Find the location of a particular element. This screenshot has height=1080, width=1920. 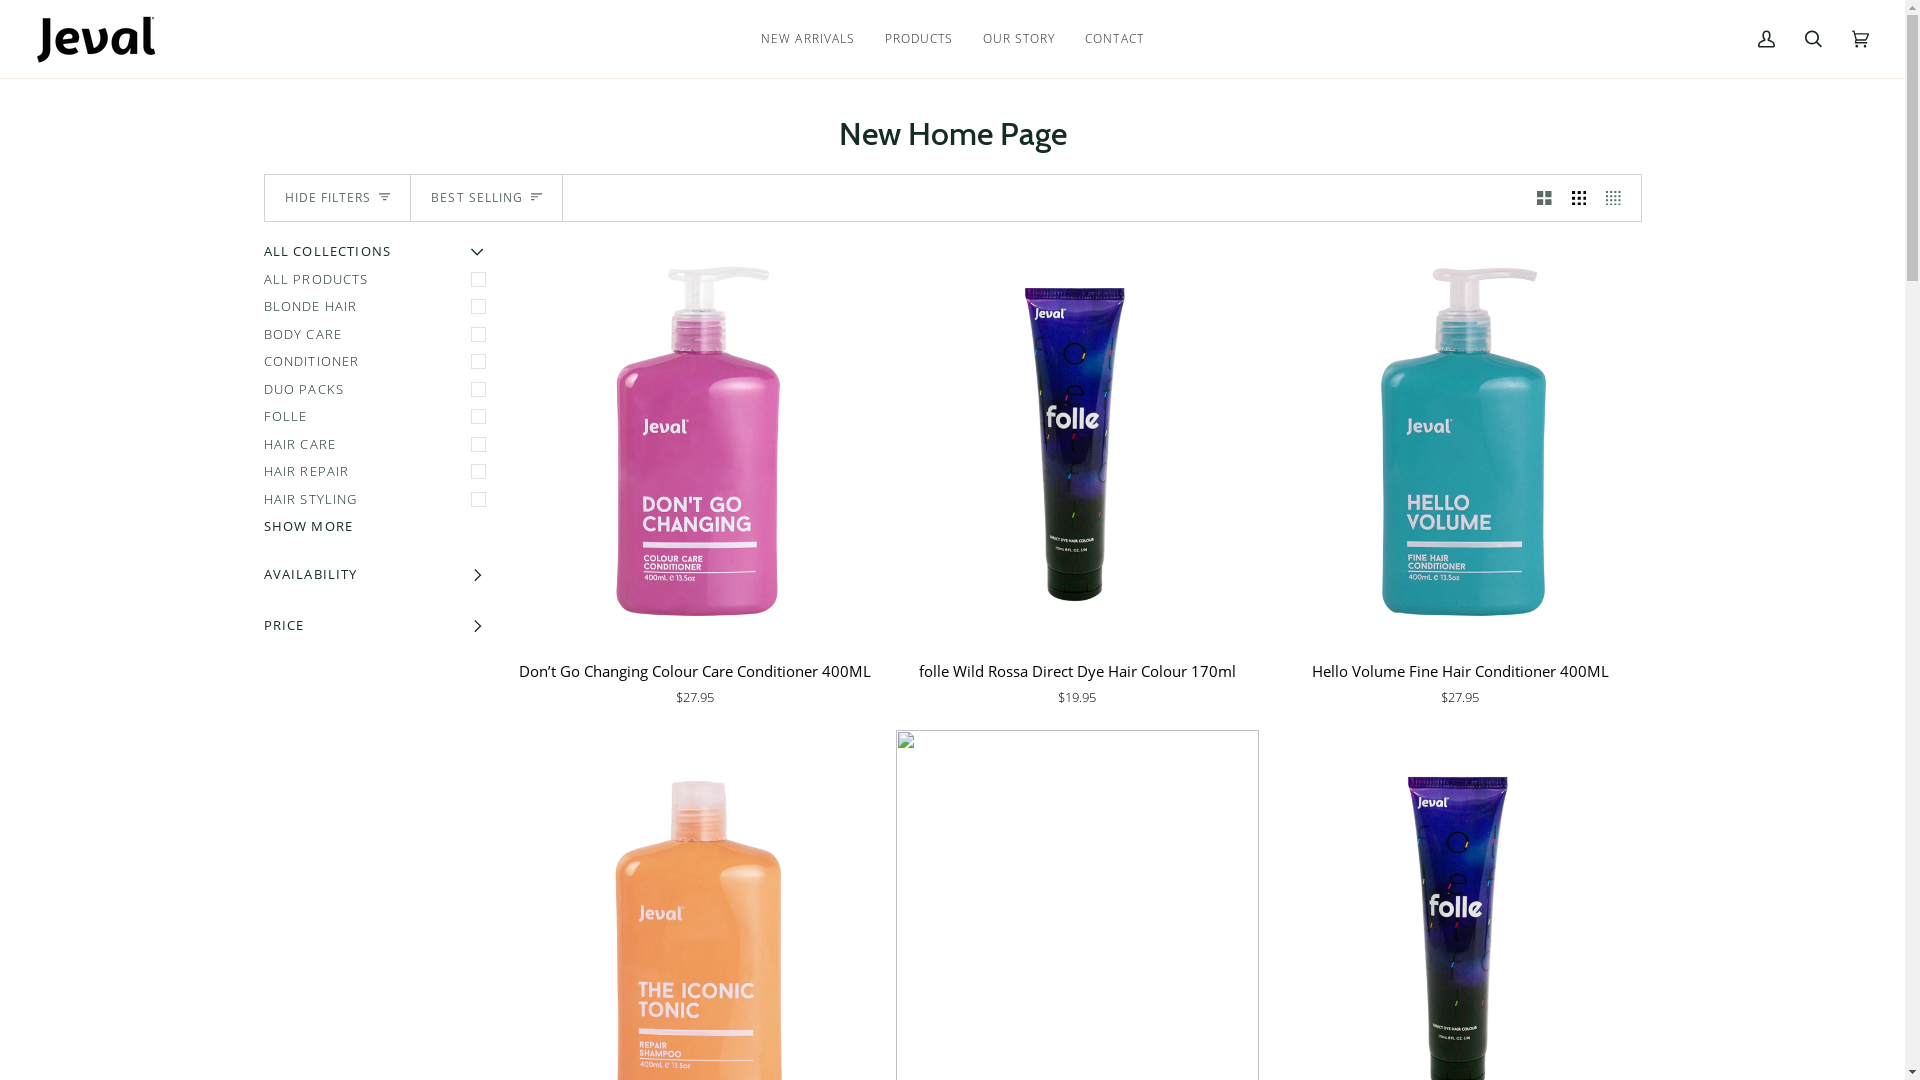

'DUO PACKS' is located at coordinates (263, 389).